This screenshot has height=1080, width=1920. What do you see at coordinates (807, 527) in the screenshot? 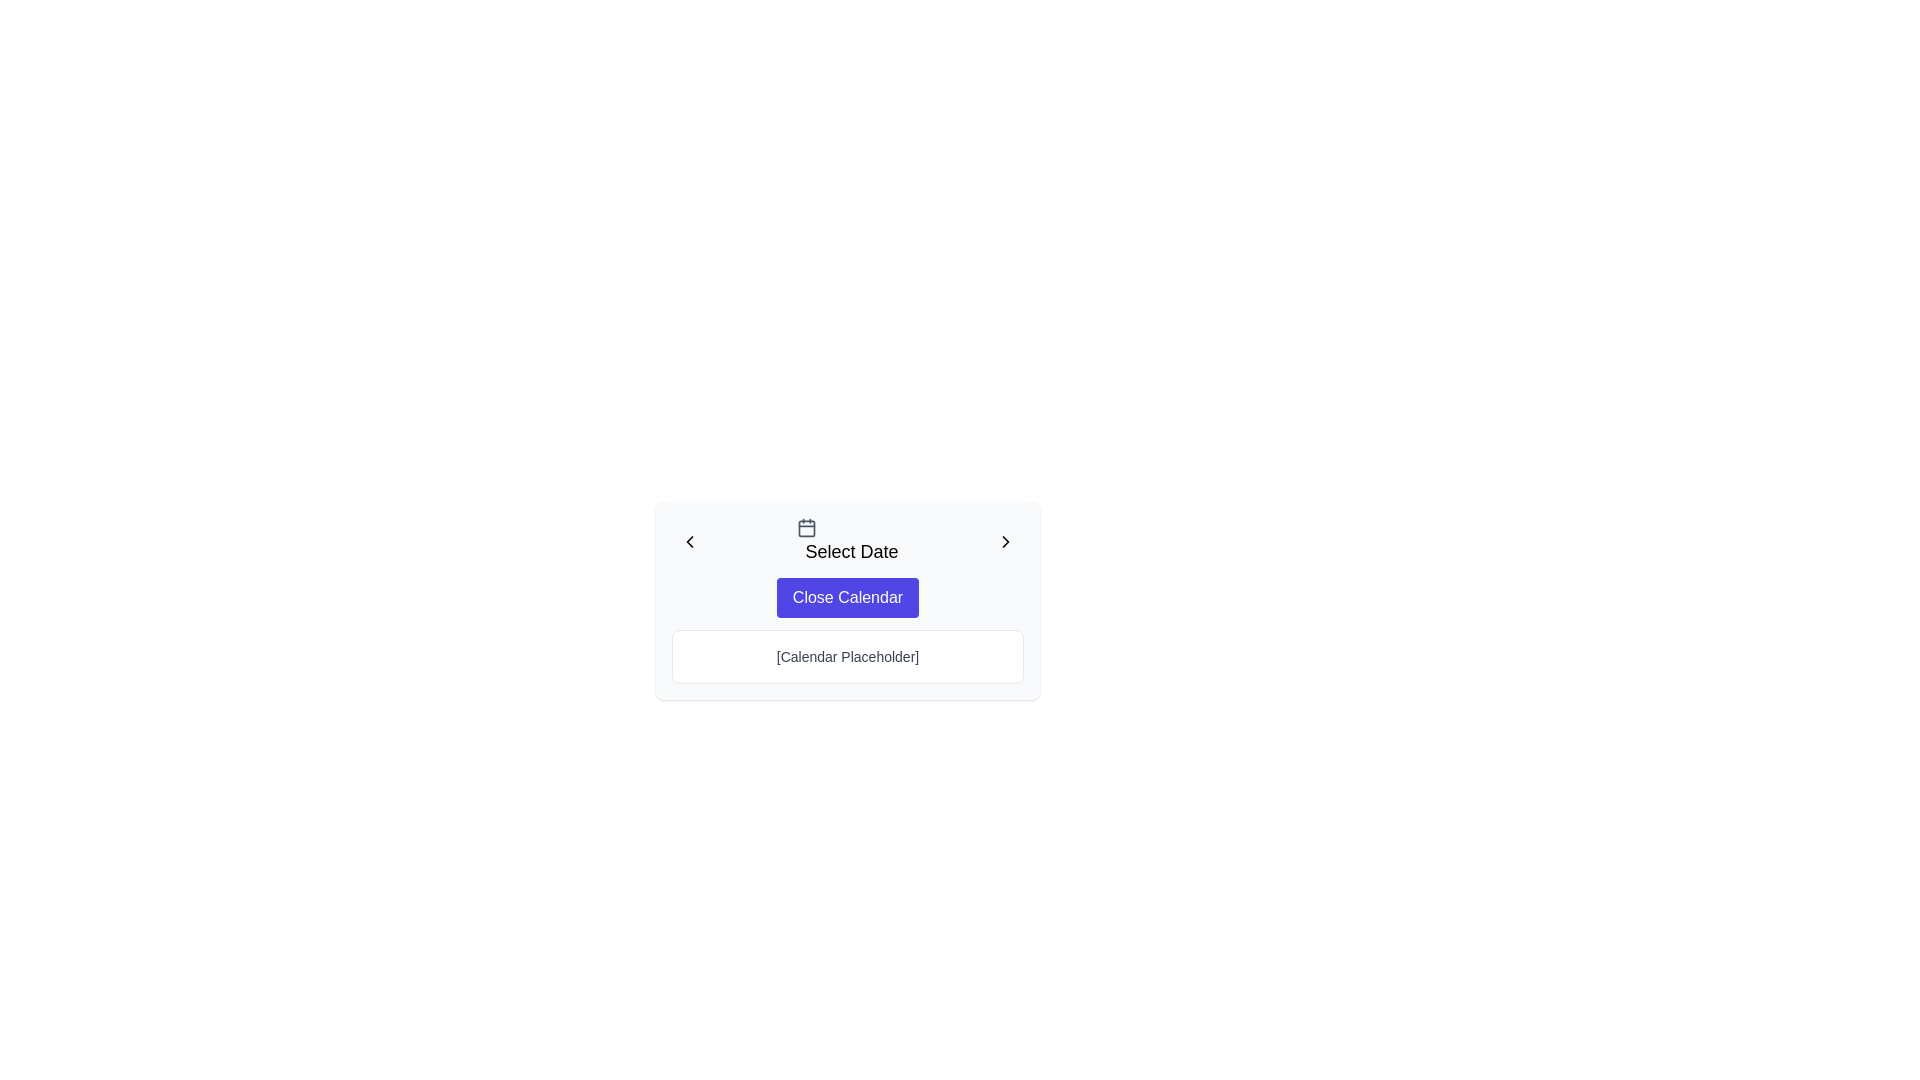
I see `the calendar icon located at the center top of the modal above the text 'Select Date'` at bounding box center [807, 527].